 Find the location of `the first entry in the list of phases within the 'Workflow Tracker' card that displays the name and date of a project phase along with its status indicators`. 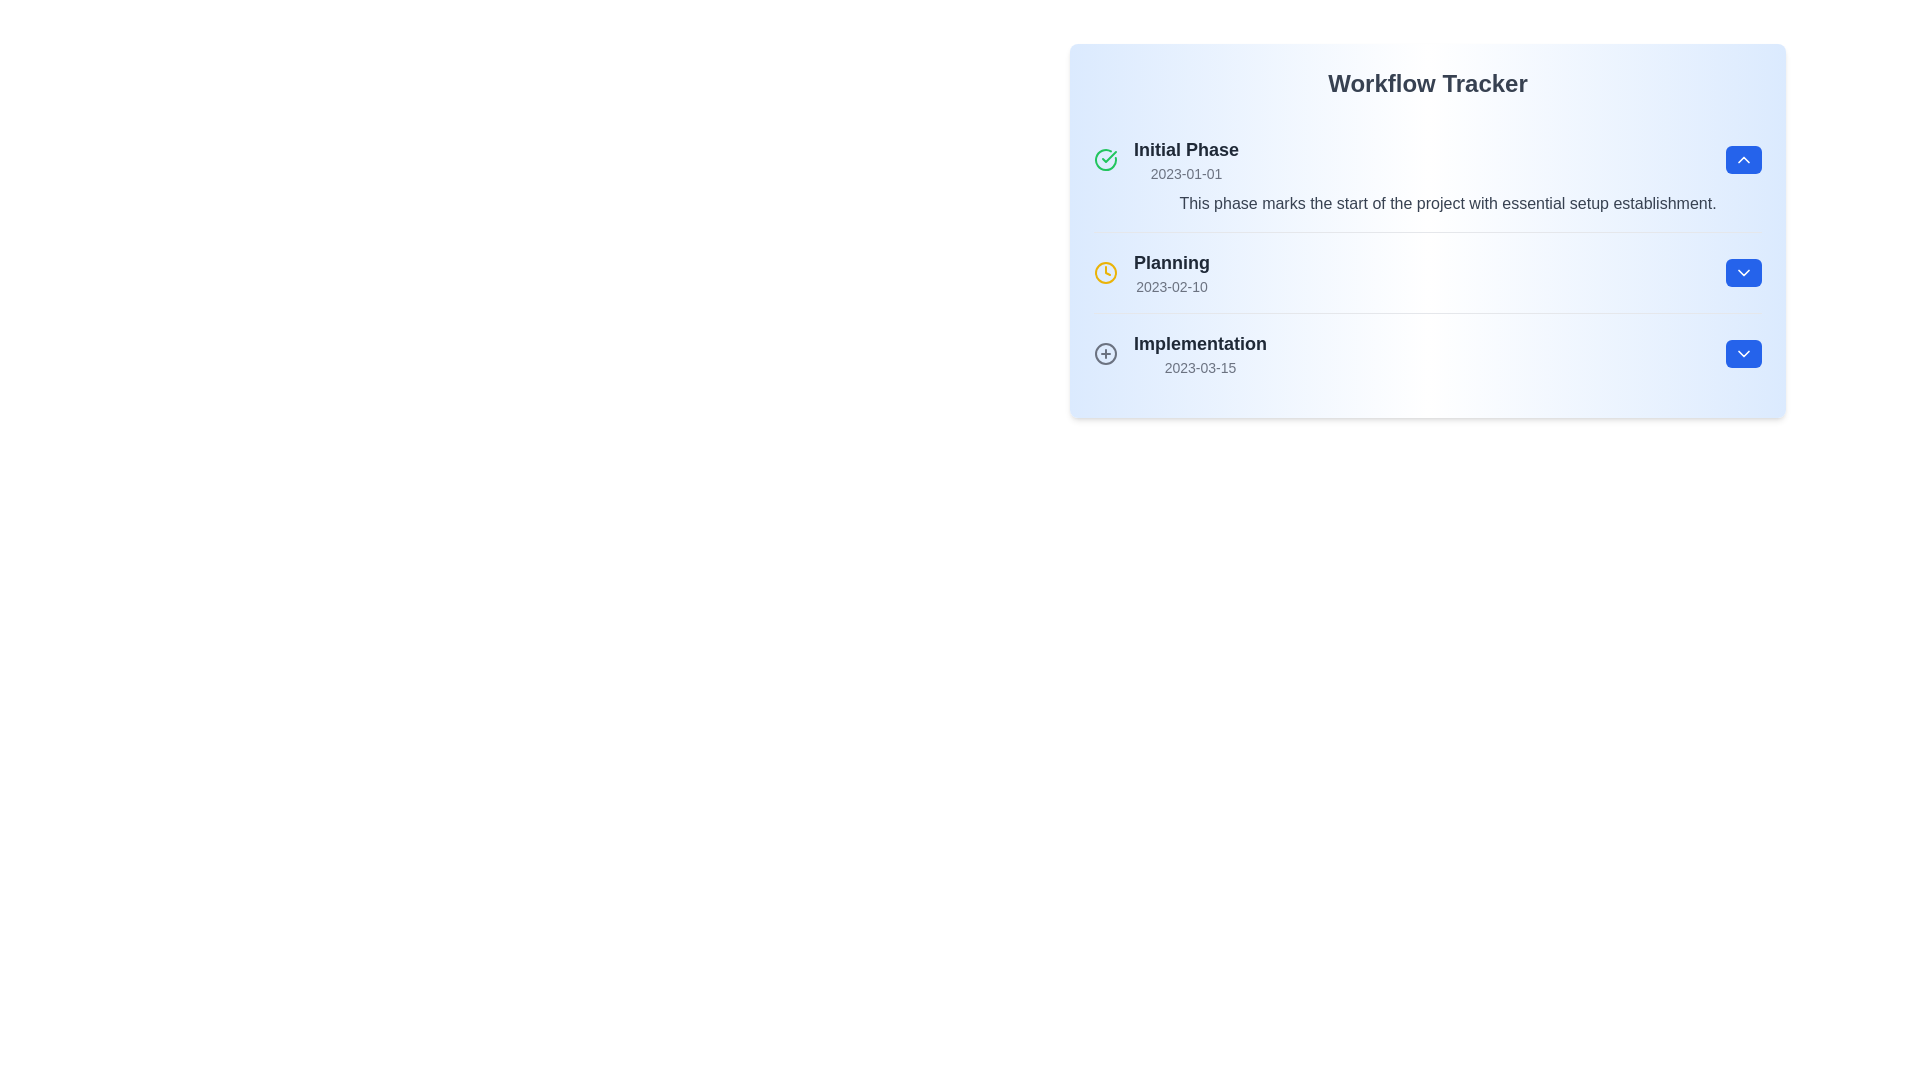

the first entry in the list of phases within the 'Workflow Tracker' card that displays the name and date of a project phase along with its status indicators is located at coordinates (1427, 158).